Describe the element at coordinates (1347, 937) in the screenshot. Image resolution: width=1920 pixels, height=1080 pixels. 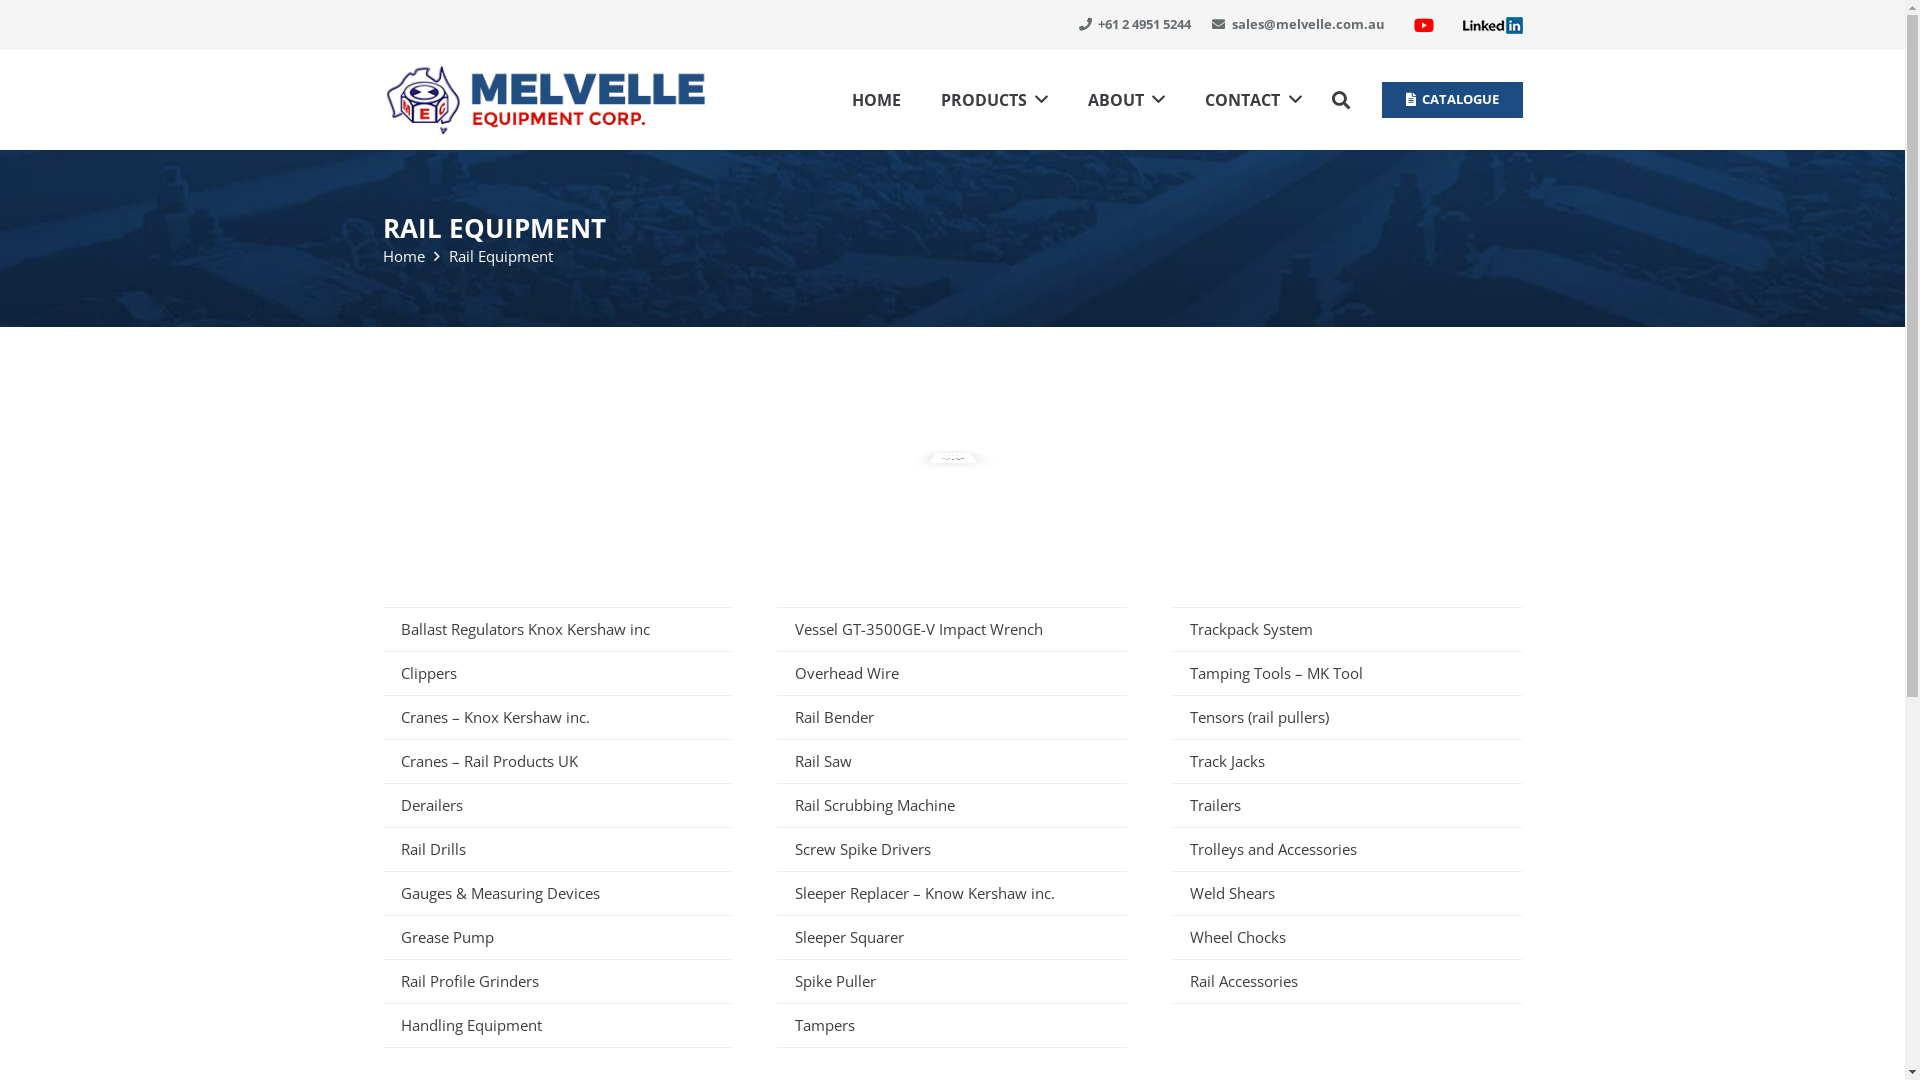
I see `'Wheel Chocks'` at that location.